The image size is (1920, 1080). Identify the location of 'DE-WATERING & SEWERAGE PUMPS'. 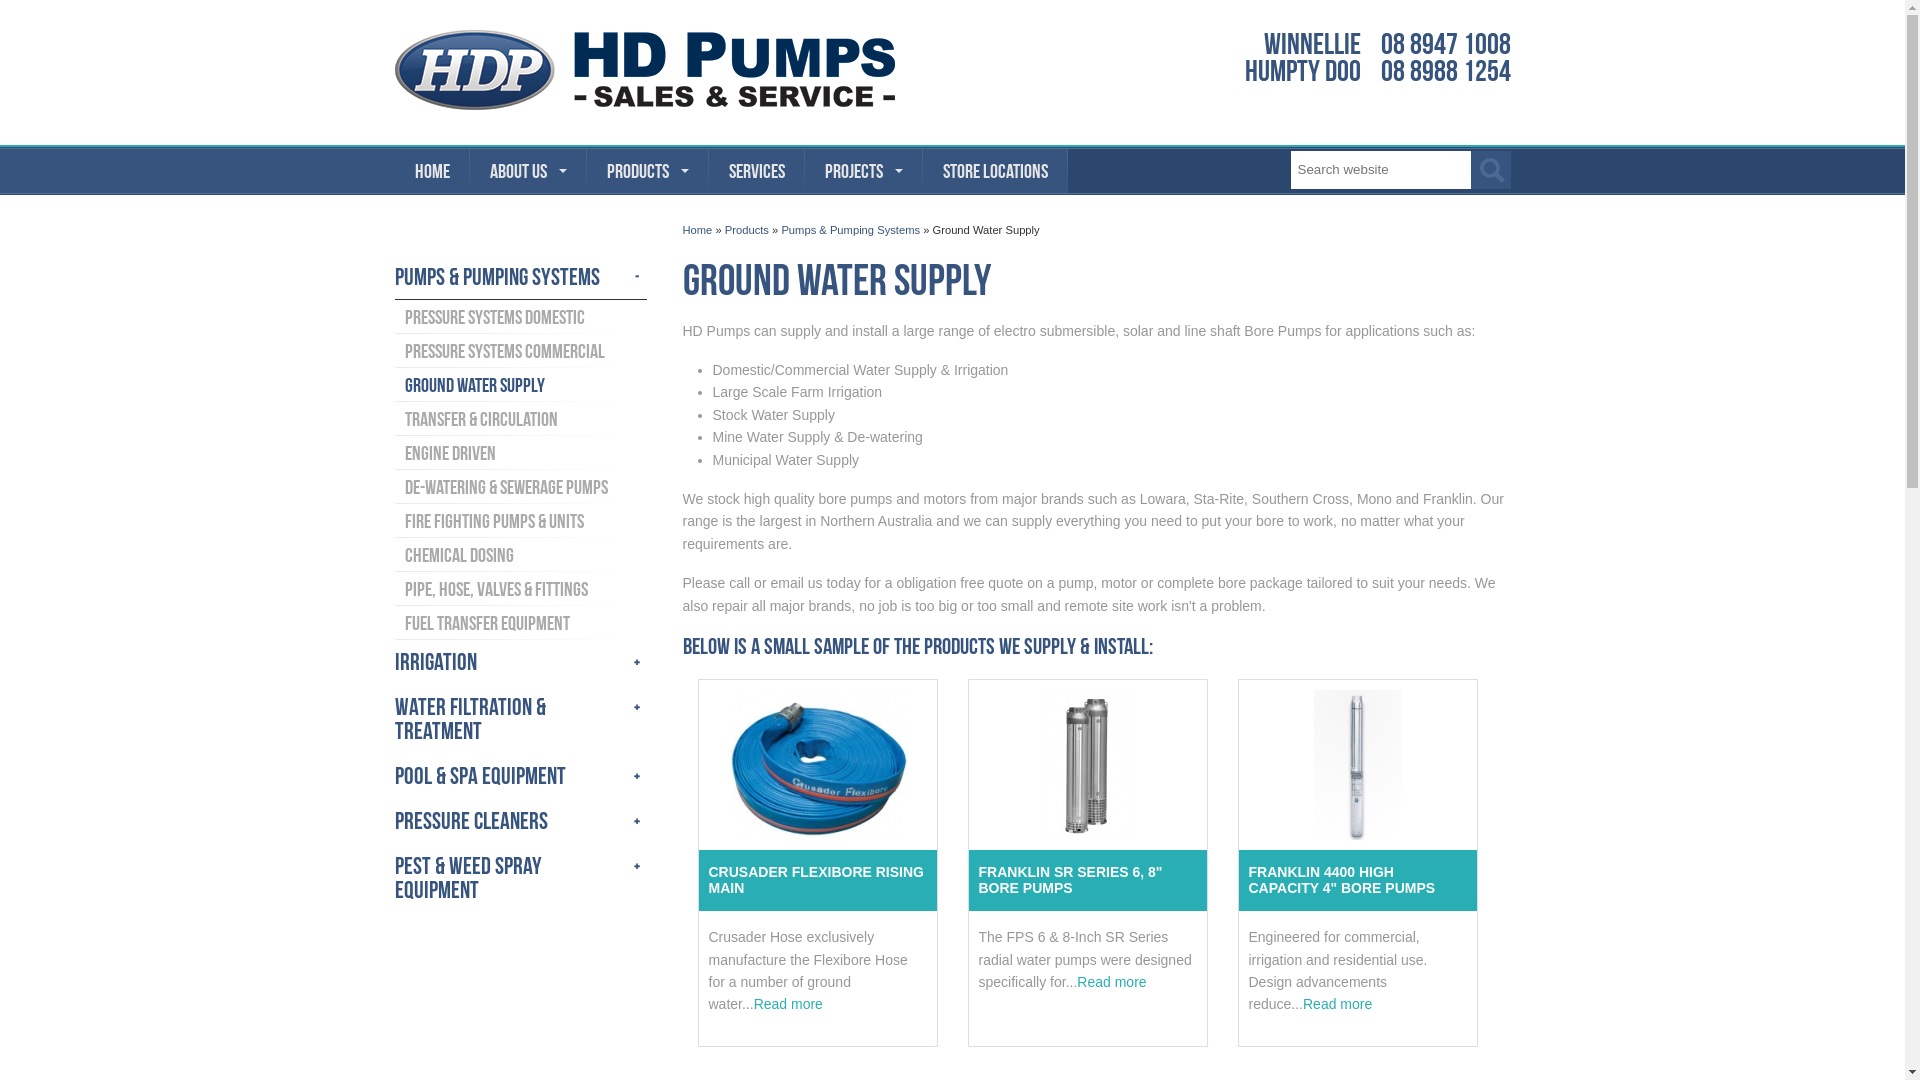
(393, 486).